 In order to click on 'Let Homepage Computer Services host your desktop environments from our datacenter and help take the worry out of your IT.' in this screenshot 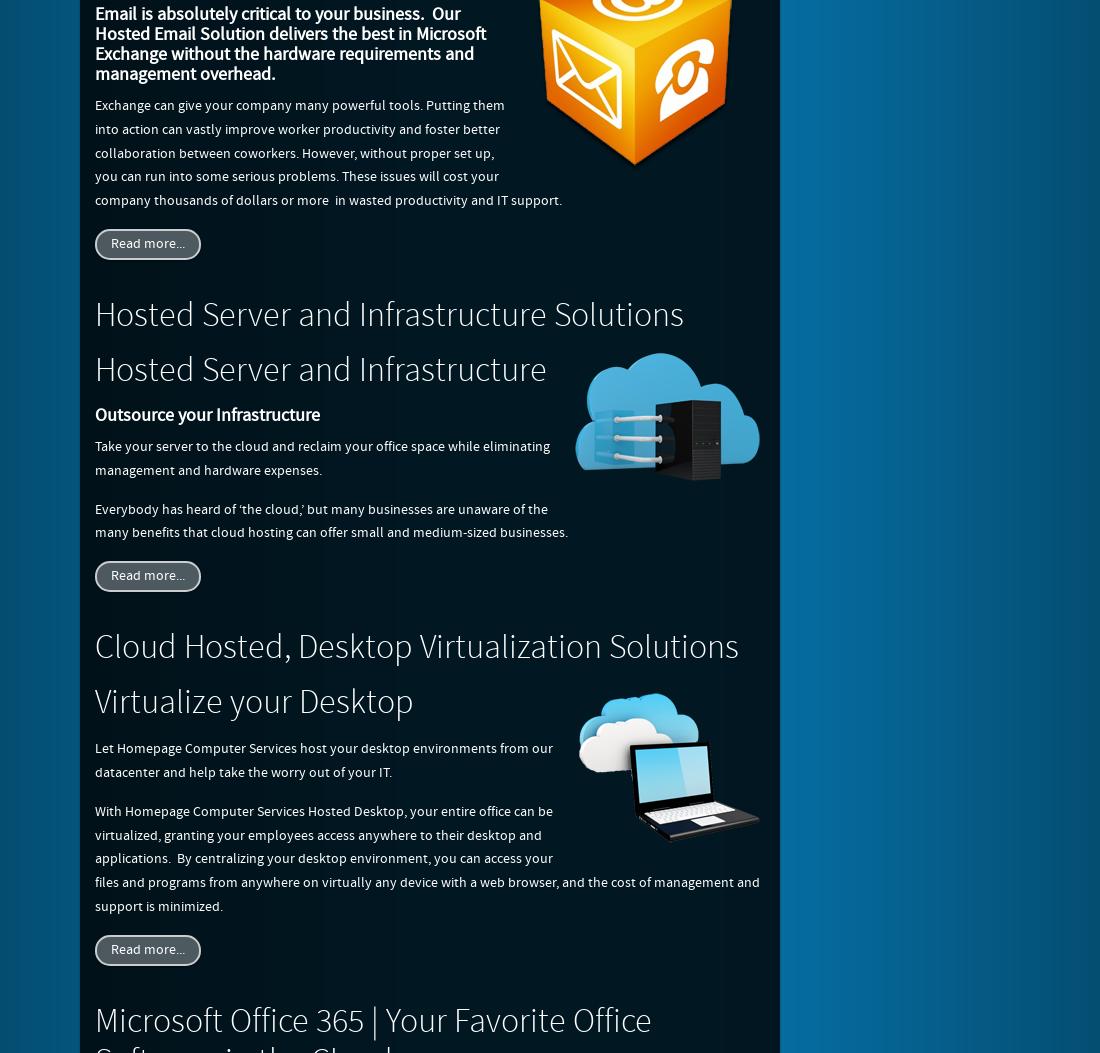, I will do `click(322, 760)`.